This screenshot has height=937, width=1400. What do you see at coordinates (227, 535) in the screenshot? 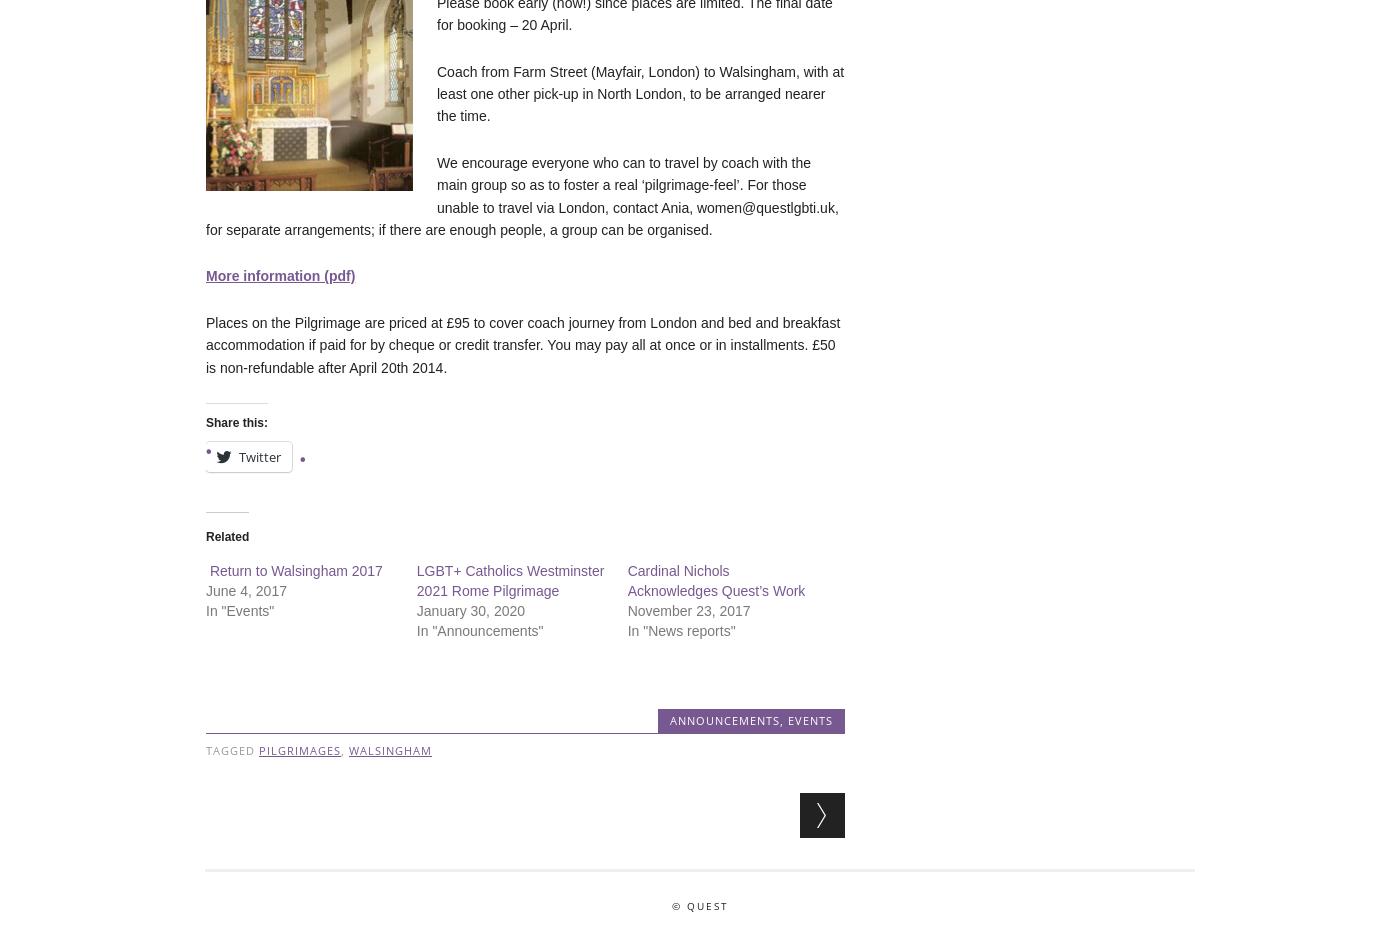
I see `'Related'` at bounding box center [227, 535].